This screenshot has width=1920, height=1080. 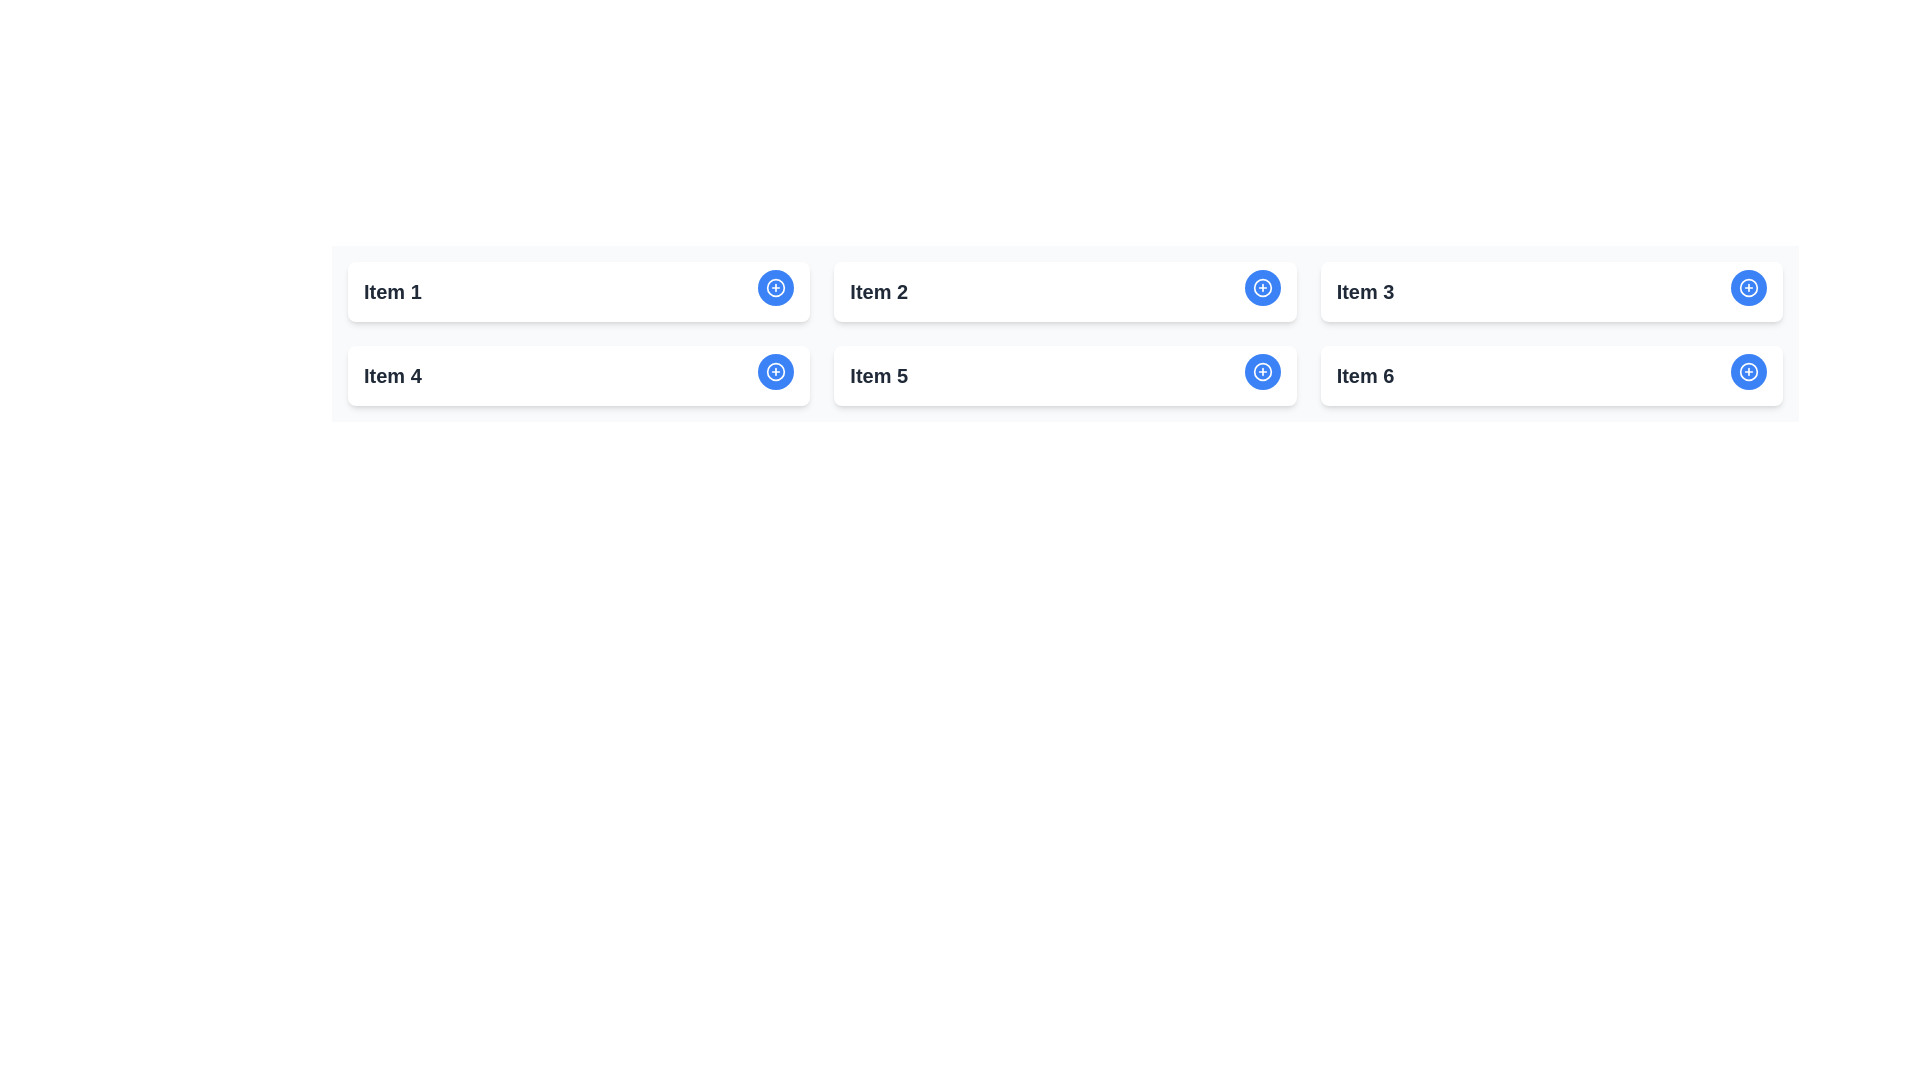 What do you see at coordinates (1364, 375) in the screenshot?
I see `the Text Label that displays 'Item 6', which is styled in bold dark gray font and prominently positioned in the bottom-right corner of a grid layout` at bounding box center [1364, 375].